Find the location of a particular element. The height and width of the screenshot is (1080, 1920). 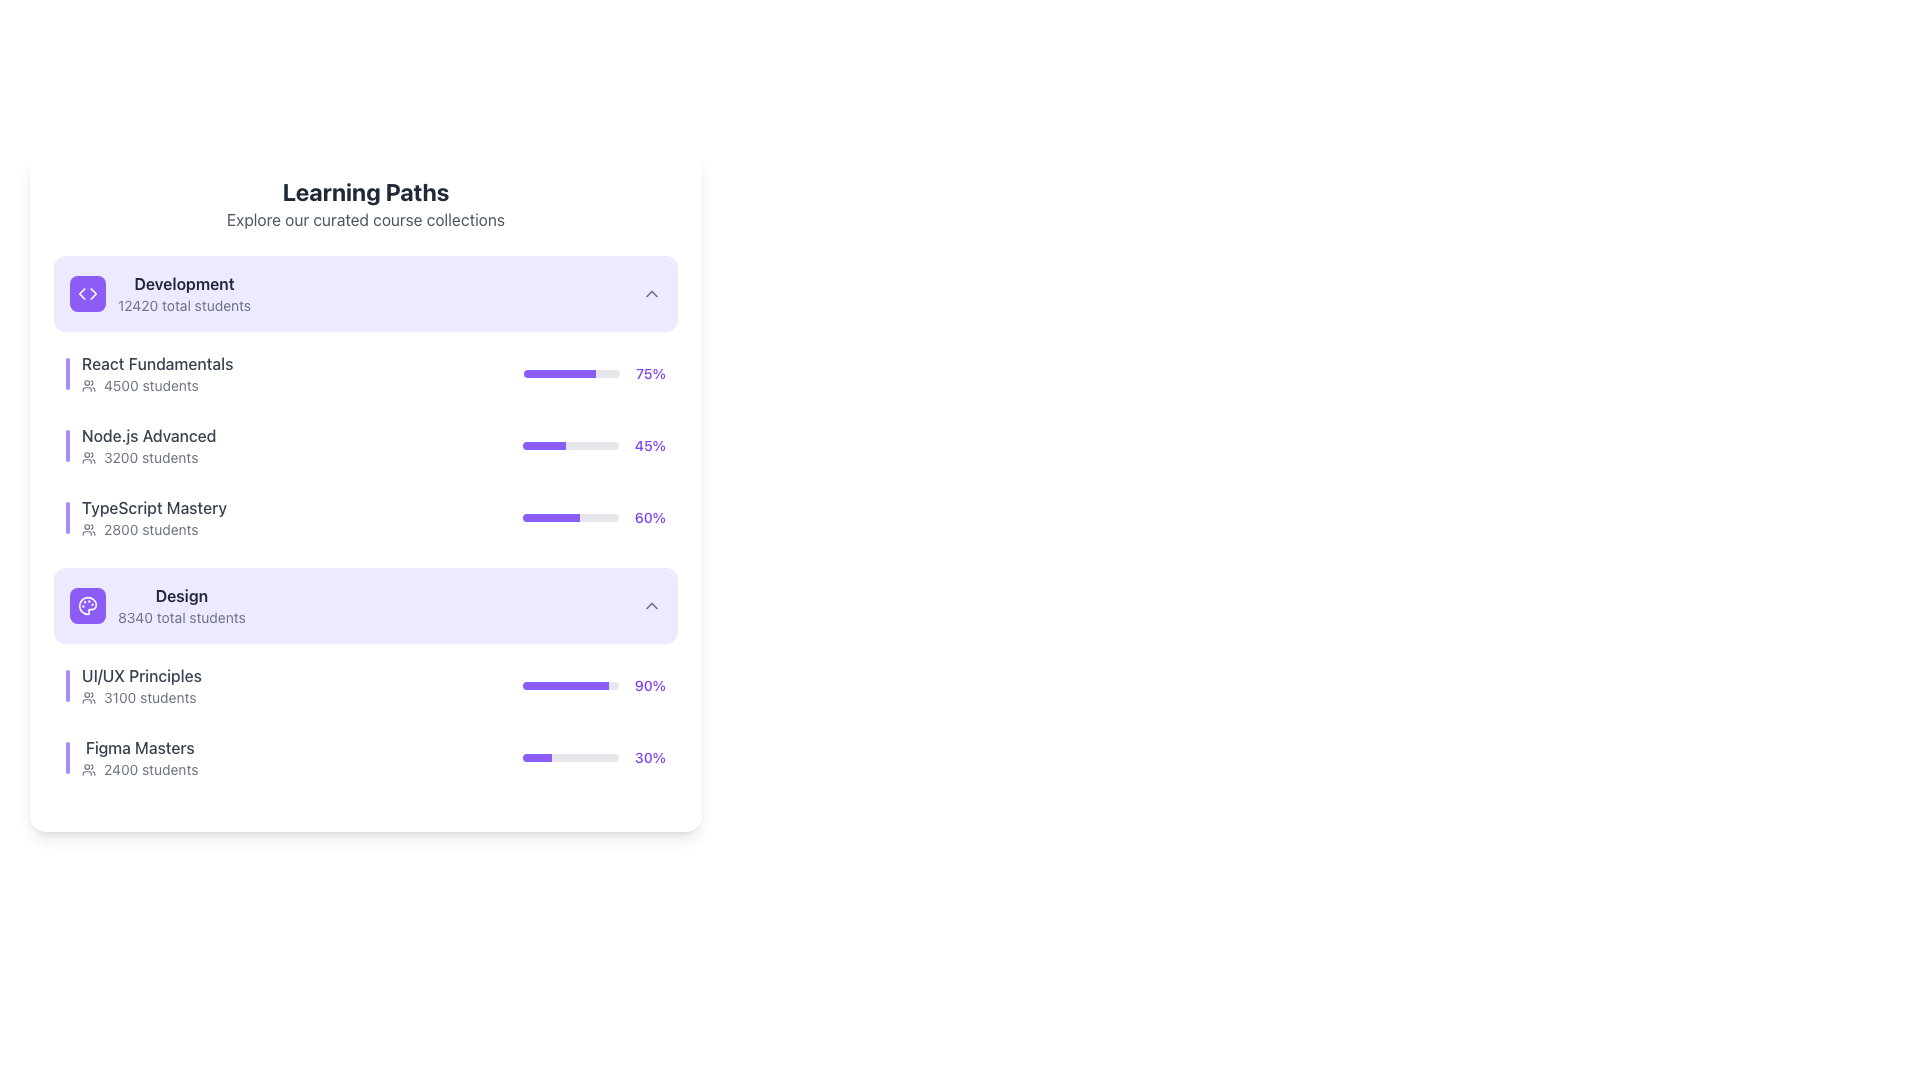

the 'Node.js Advanced' course link element, which includes the hyperlink and student count is located at coordinates (140, 445).